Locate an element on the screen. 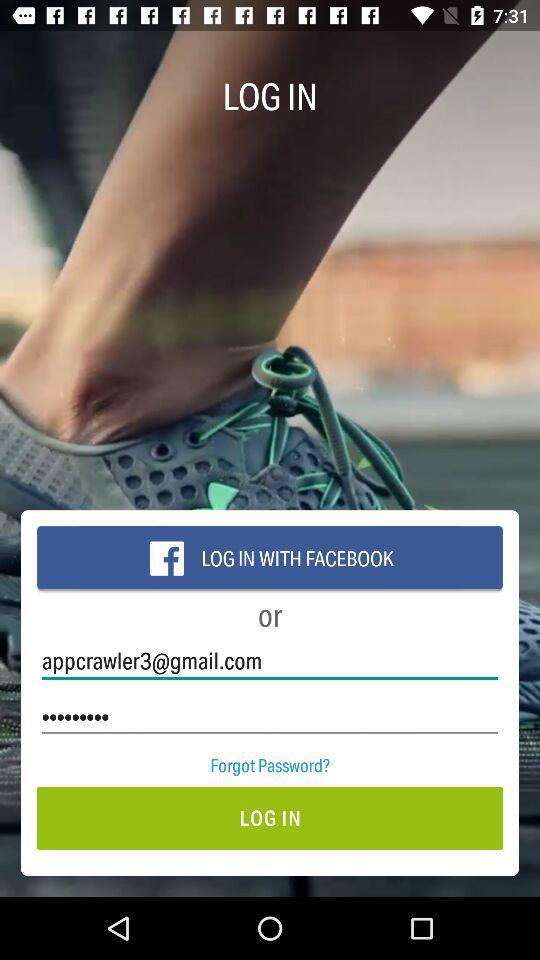 The height and width of the screenshot is (960, 540). the item above the log in item is located at coordinates (270, 764).